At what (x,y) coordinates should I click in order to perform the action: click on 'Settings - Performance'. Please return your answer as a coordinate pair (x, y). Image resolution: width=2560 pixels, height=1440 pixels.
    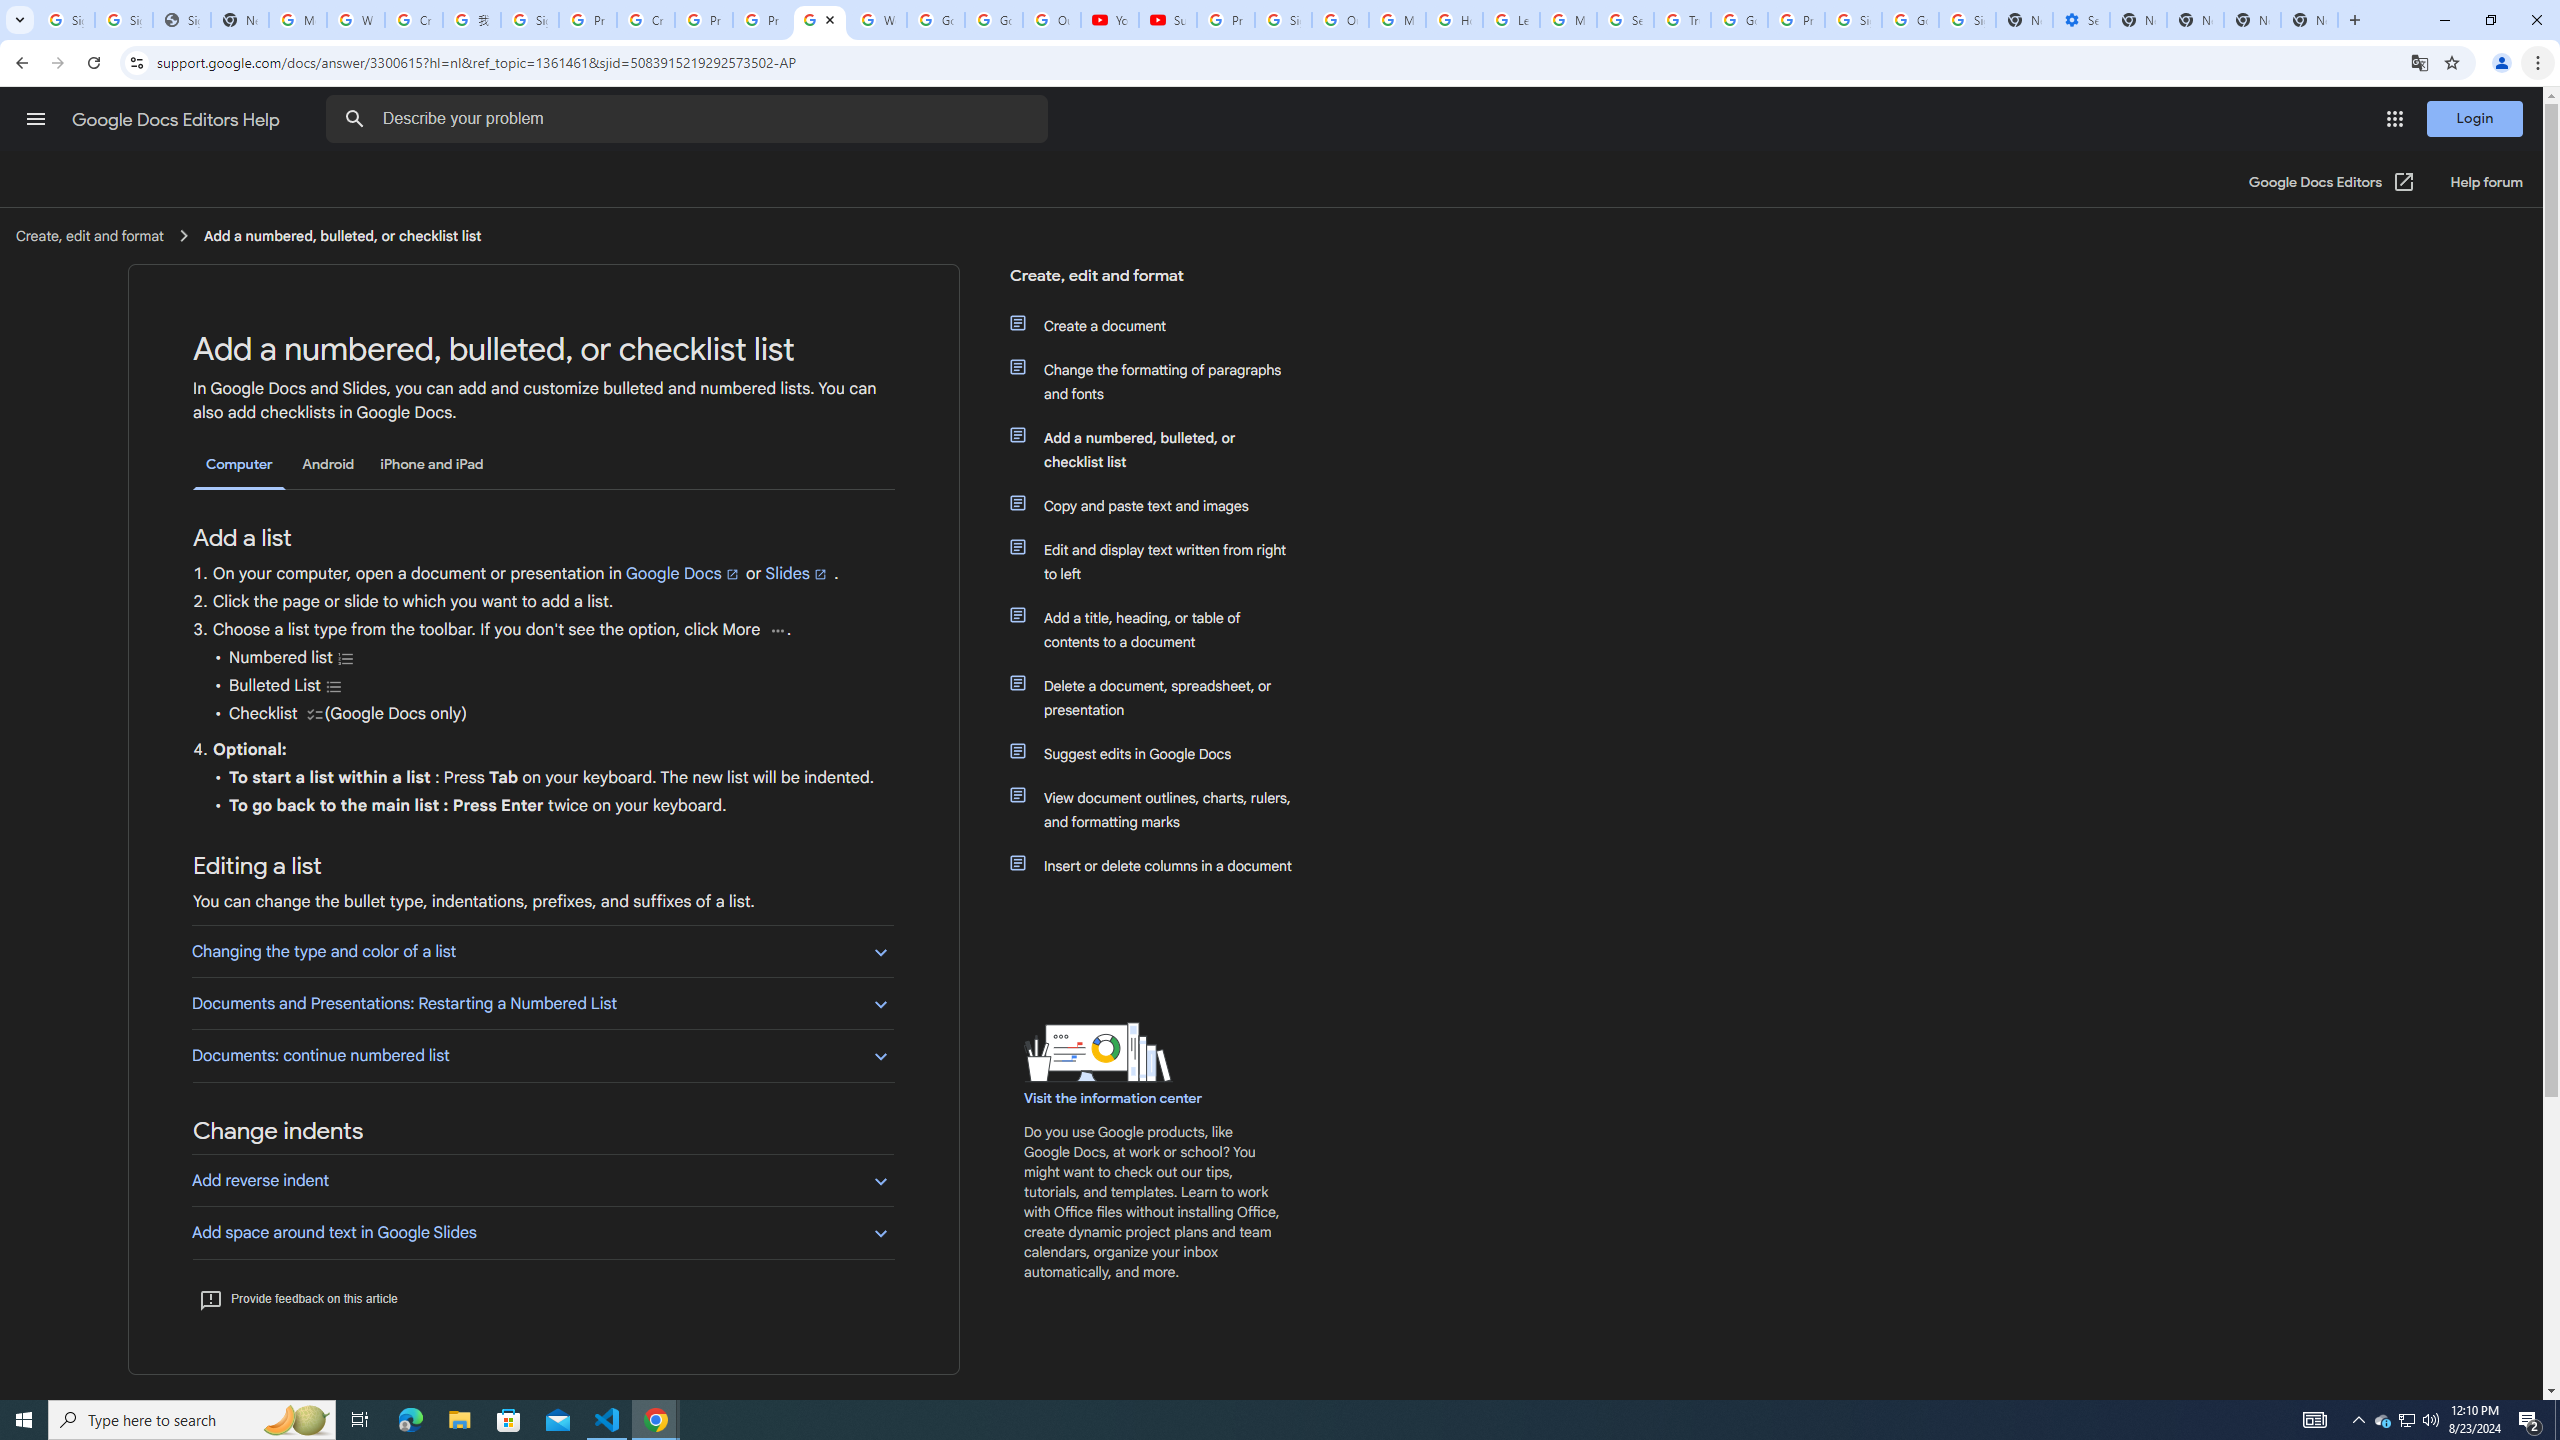
    Looking at the image, I should click on (2080, 19).